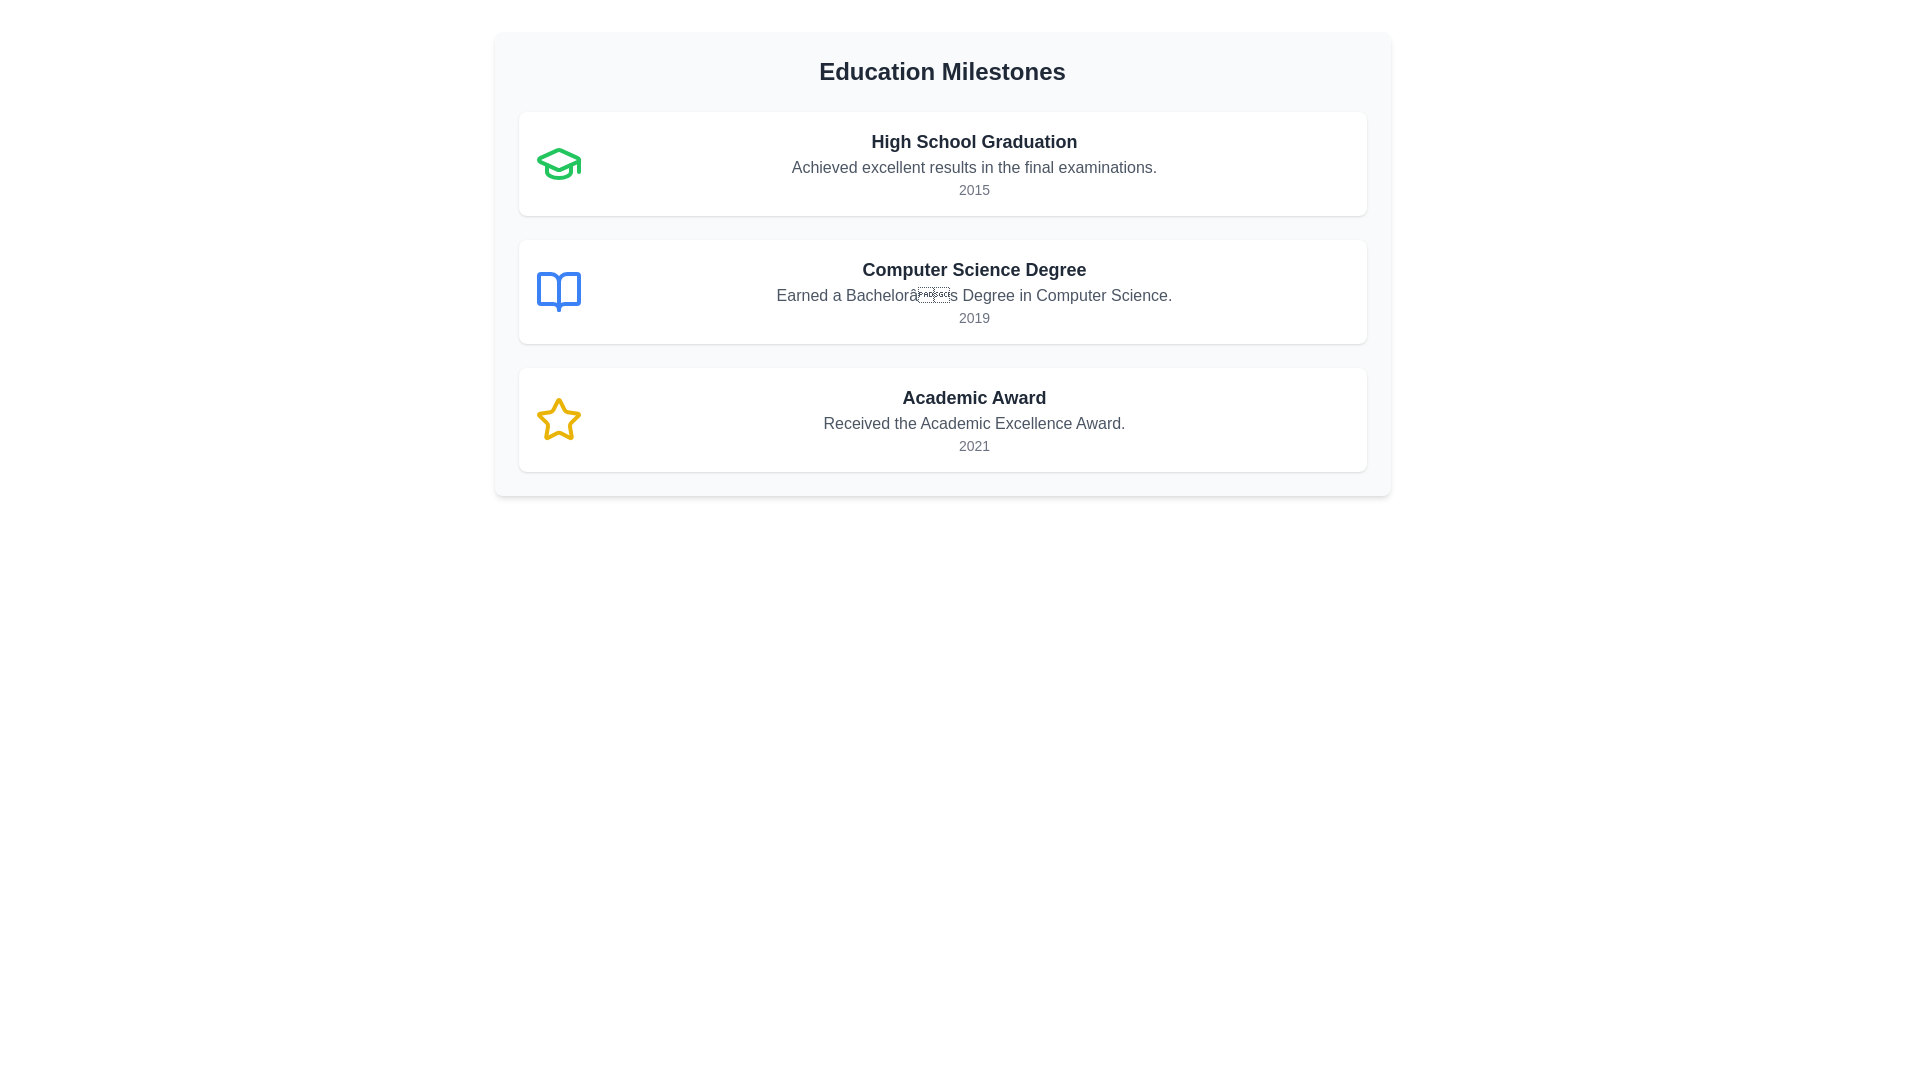 Image resolution: width=1920 pixels, height=1080 pixels. What do you see at coordinates (974, 445) in the screenshot?
I see `the Text Label displaying the year associated with the 'Academic Award' milestone, located at the bottom-right area of the third card in the vertical sequence of education milestones` at bounding box center [974, 445].